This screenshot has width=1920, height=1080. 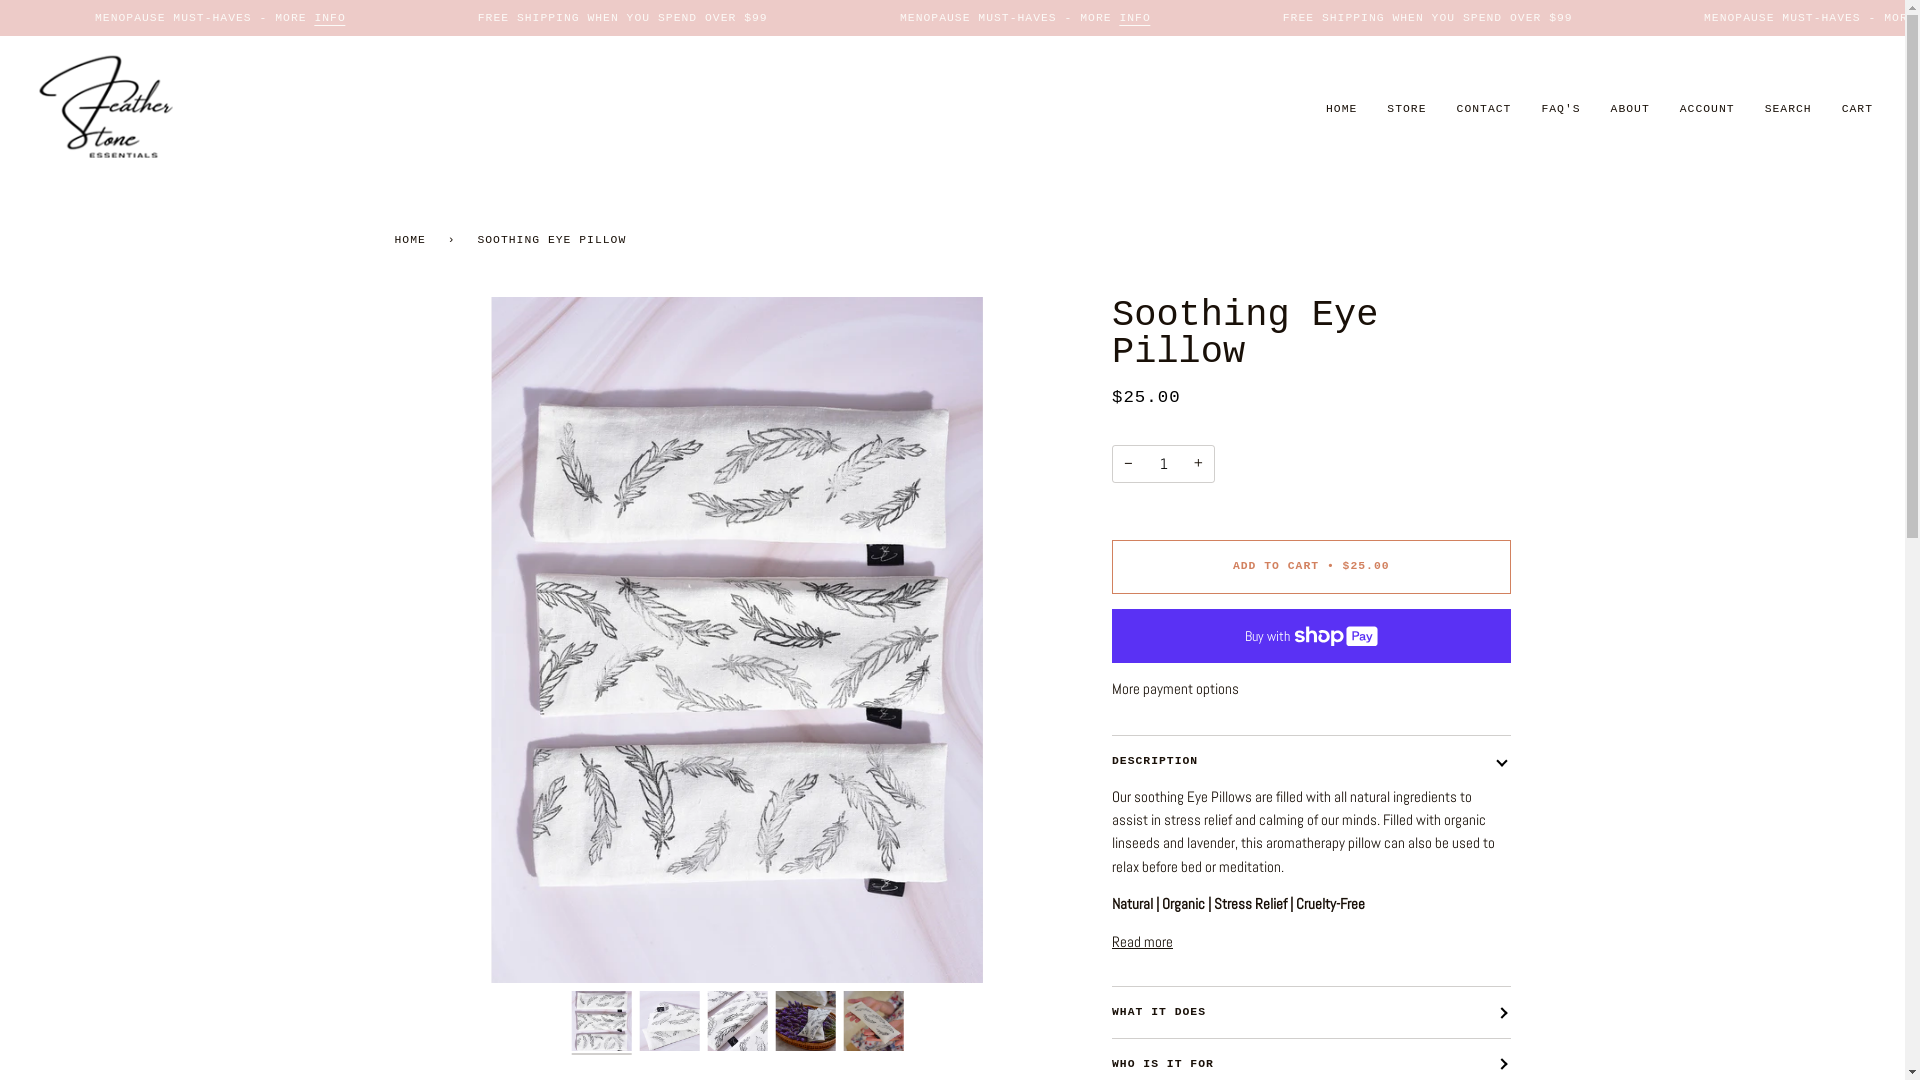 I want to click on 'STORE', so click(x=1405, y=108).